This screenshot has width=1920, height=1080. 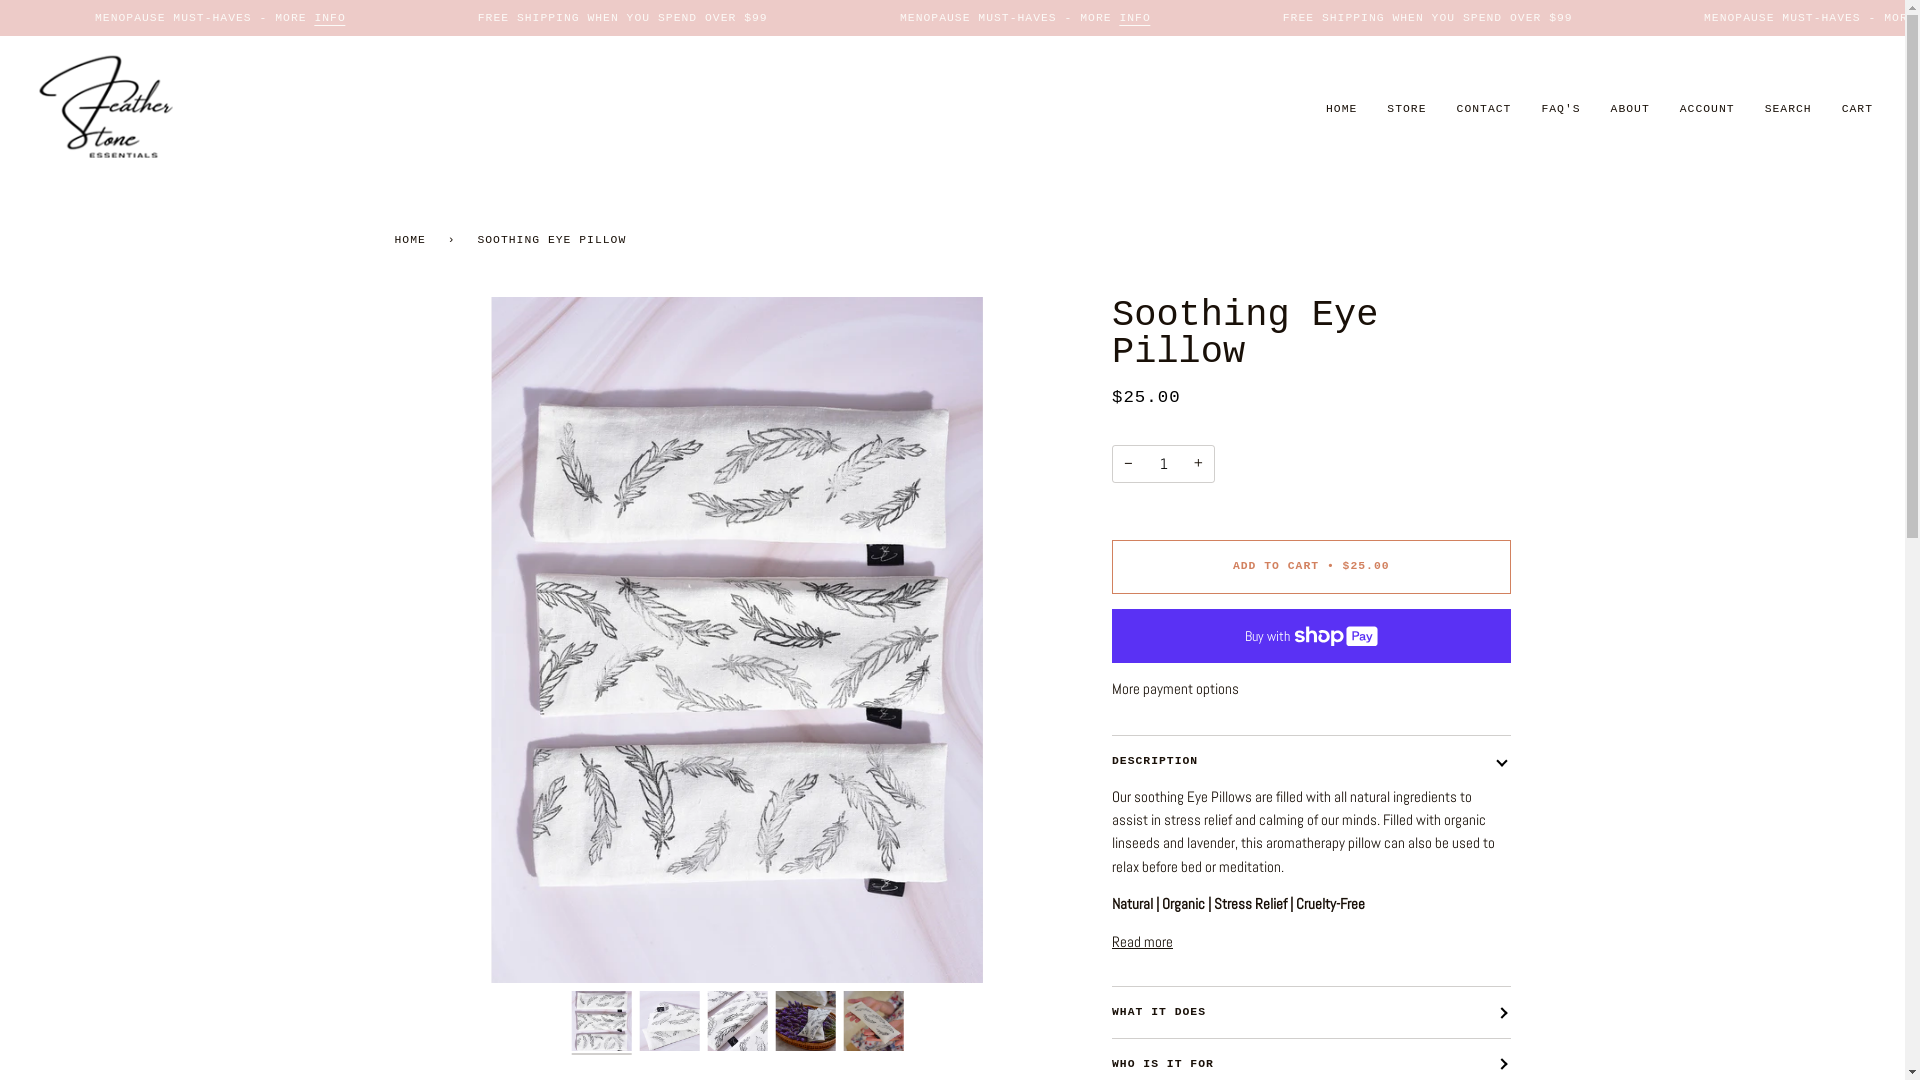 I want to click on 'STORE', so click(x=1405, y=108).